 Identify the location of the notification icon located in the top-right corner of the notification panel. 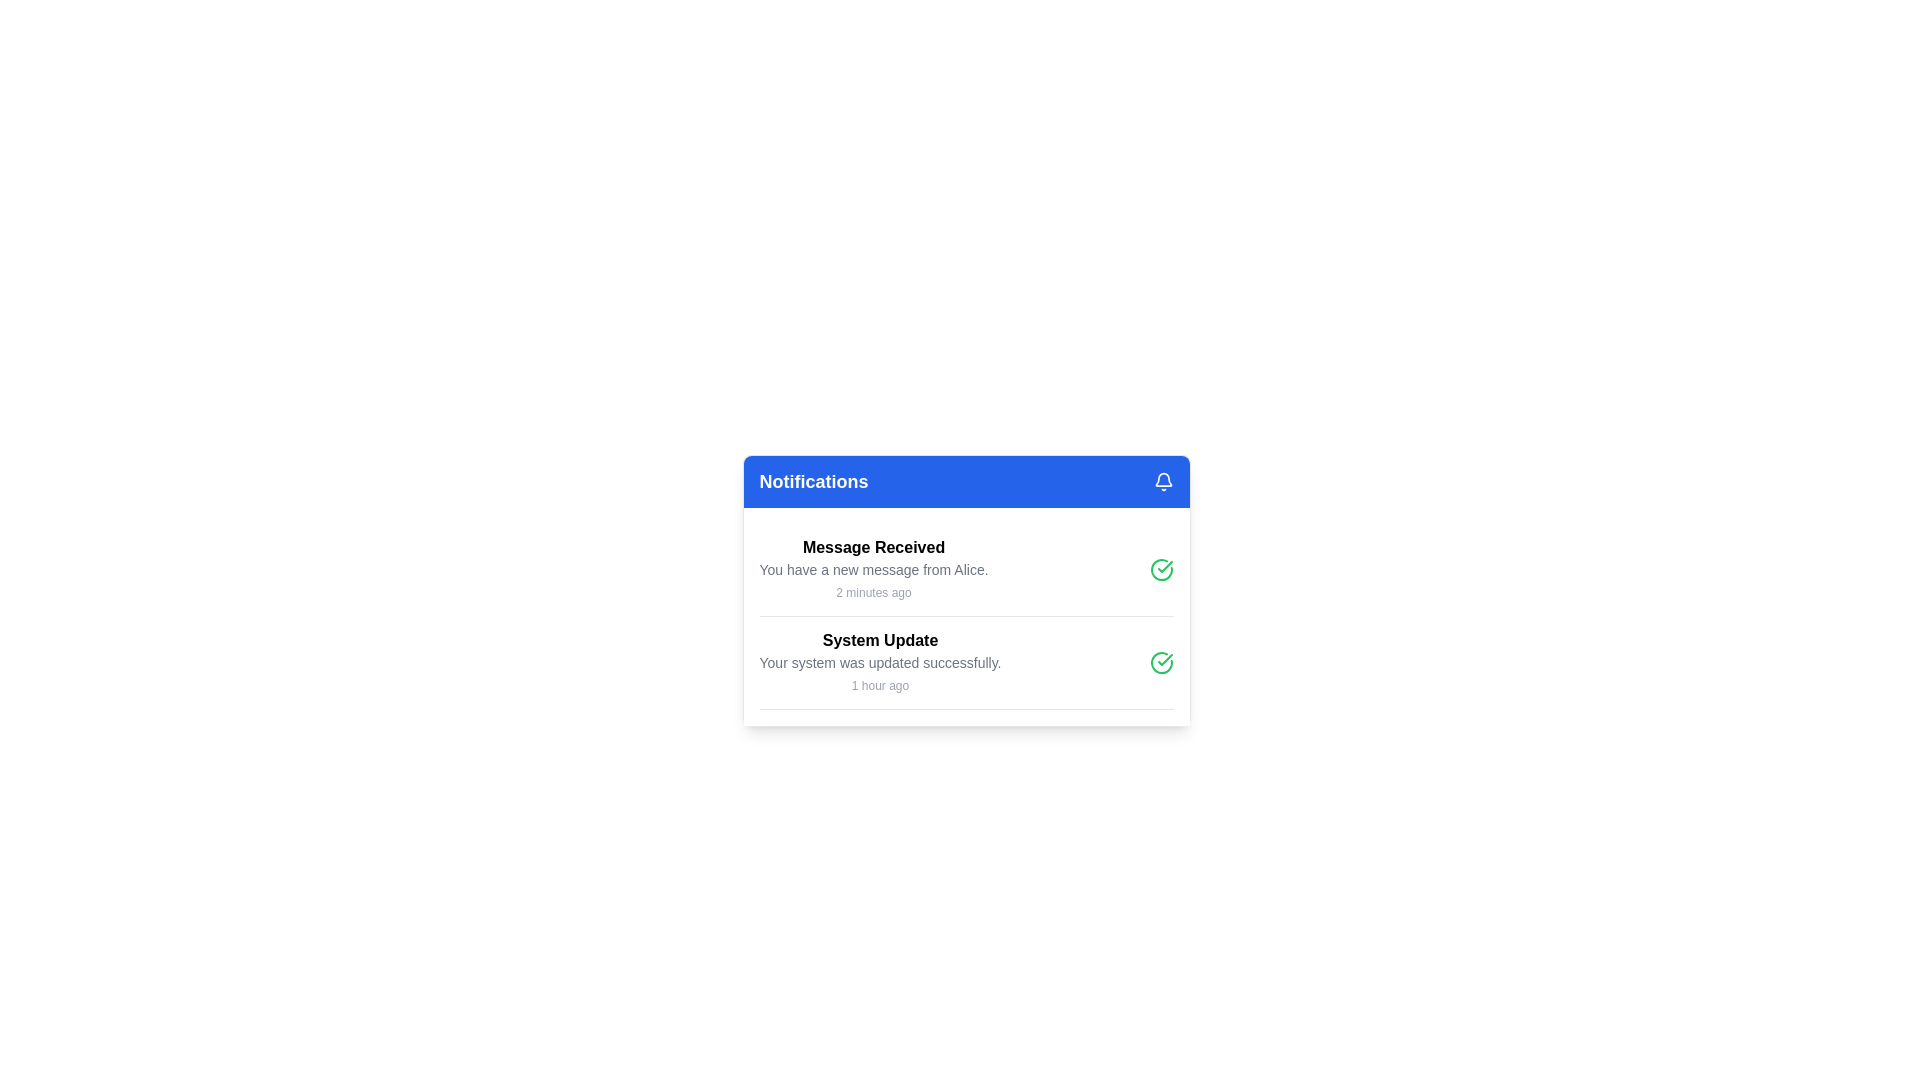
(1163, 479).